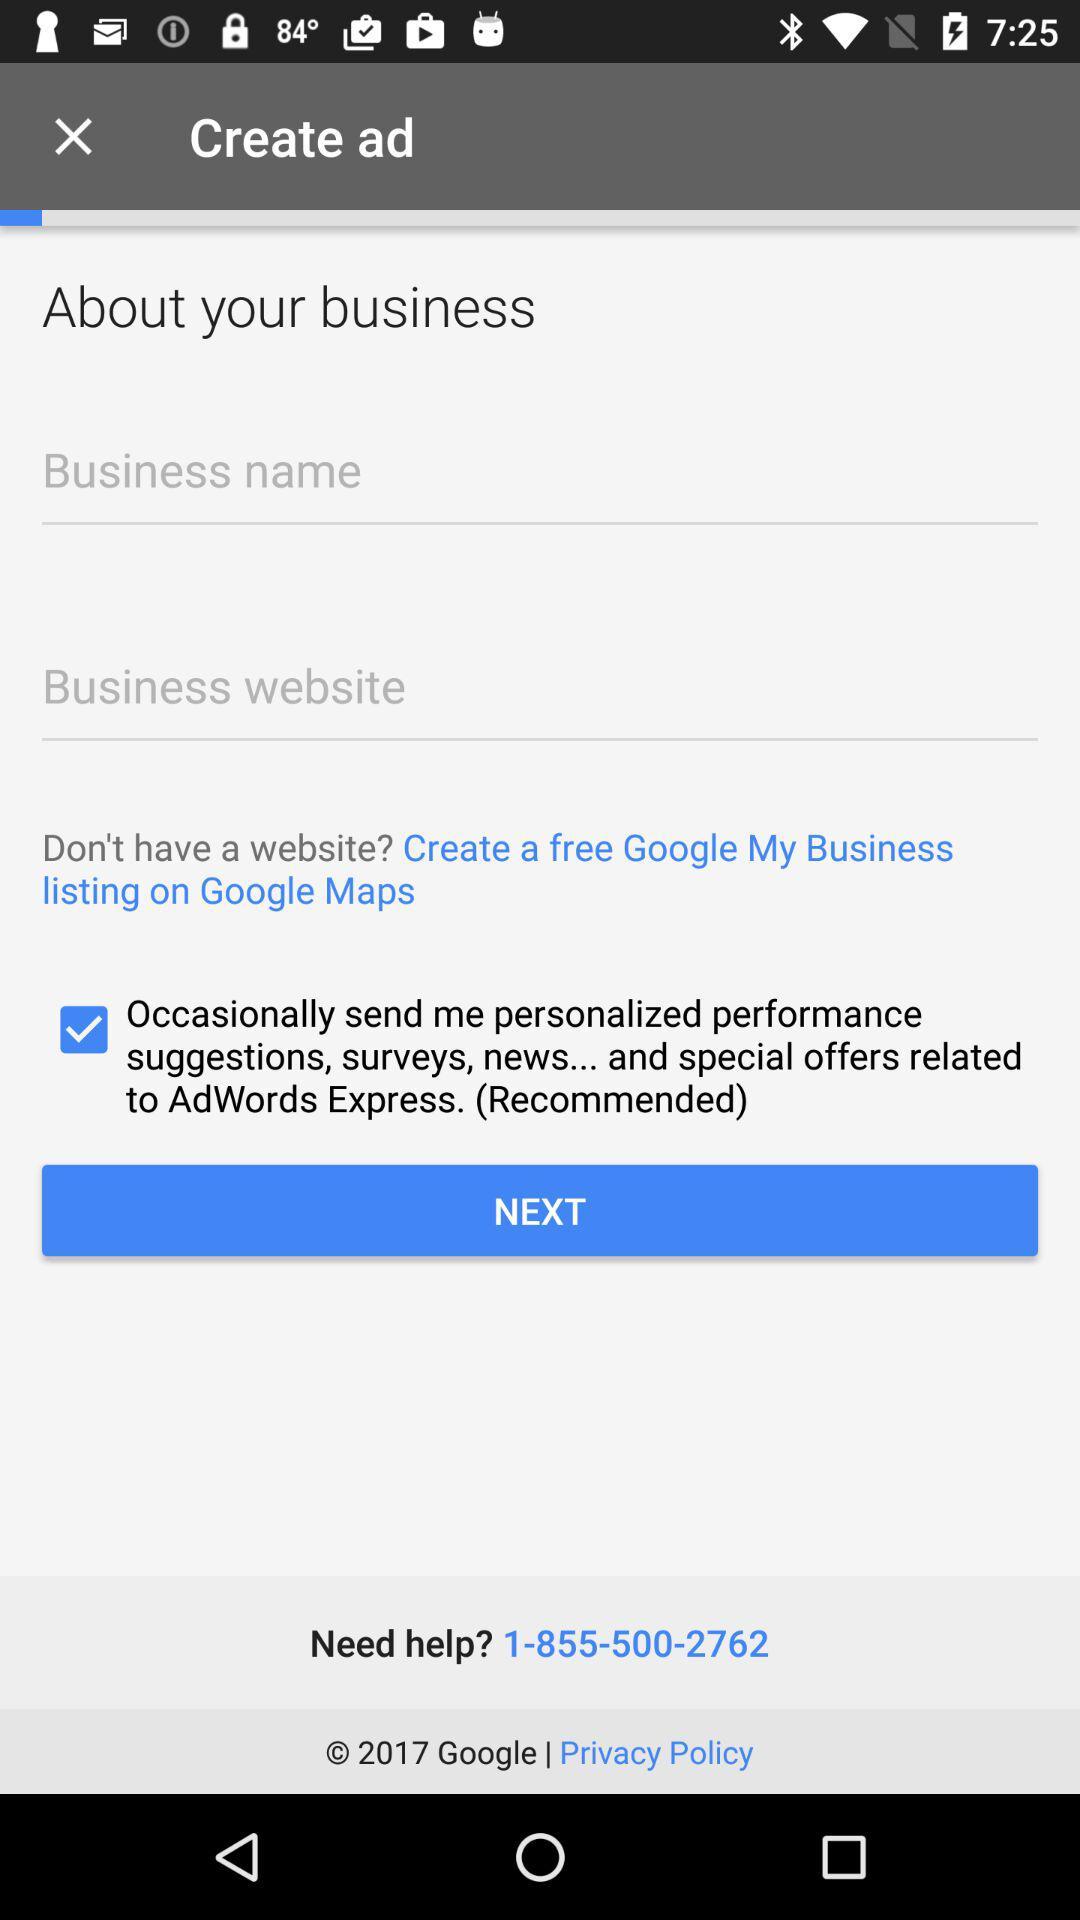 The width and height of the screenshot is (1080, 1920). I want to click on business website, so click(540, 679).